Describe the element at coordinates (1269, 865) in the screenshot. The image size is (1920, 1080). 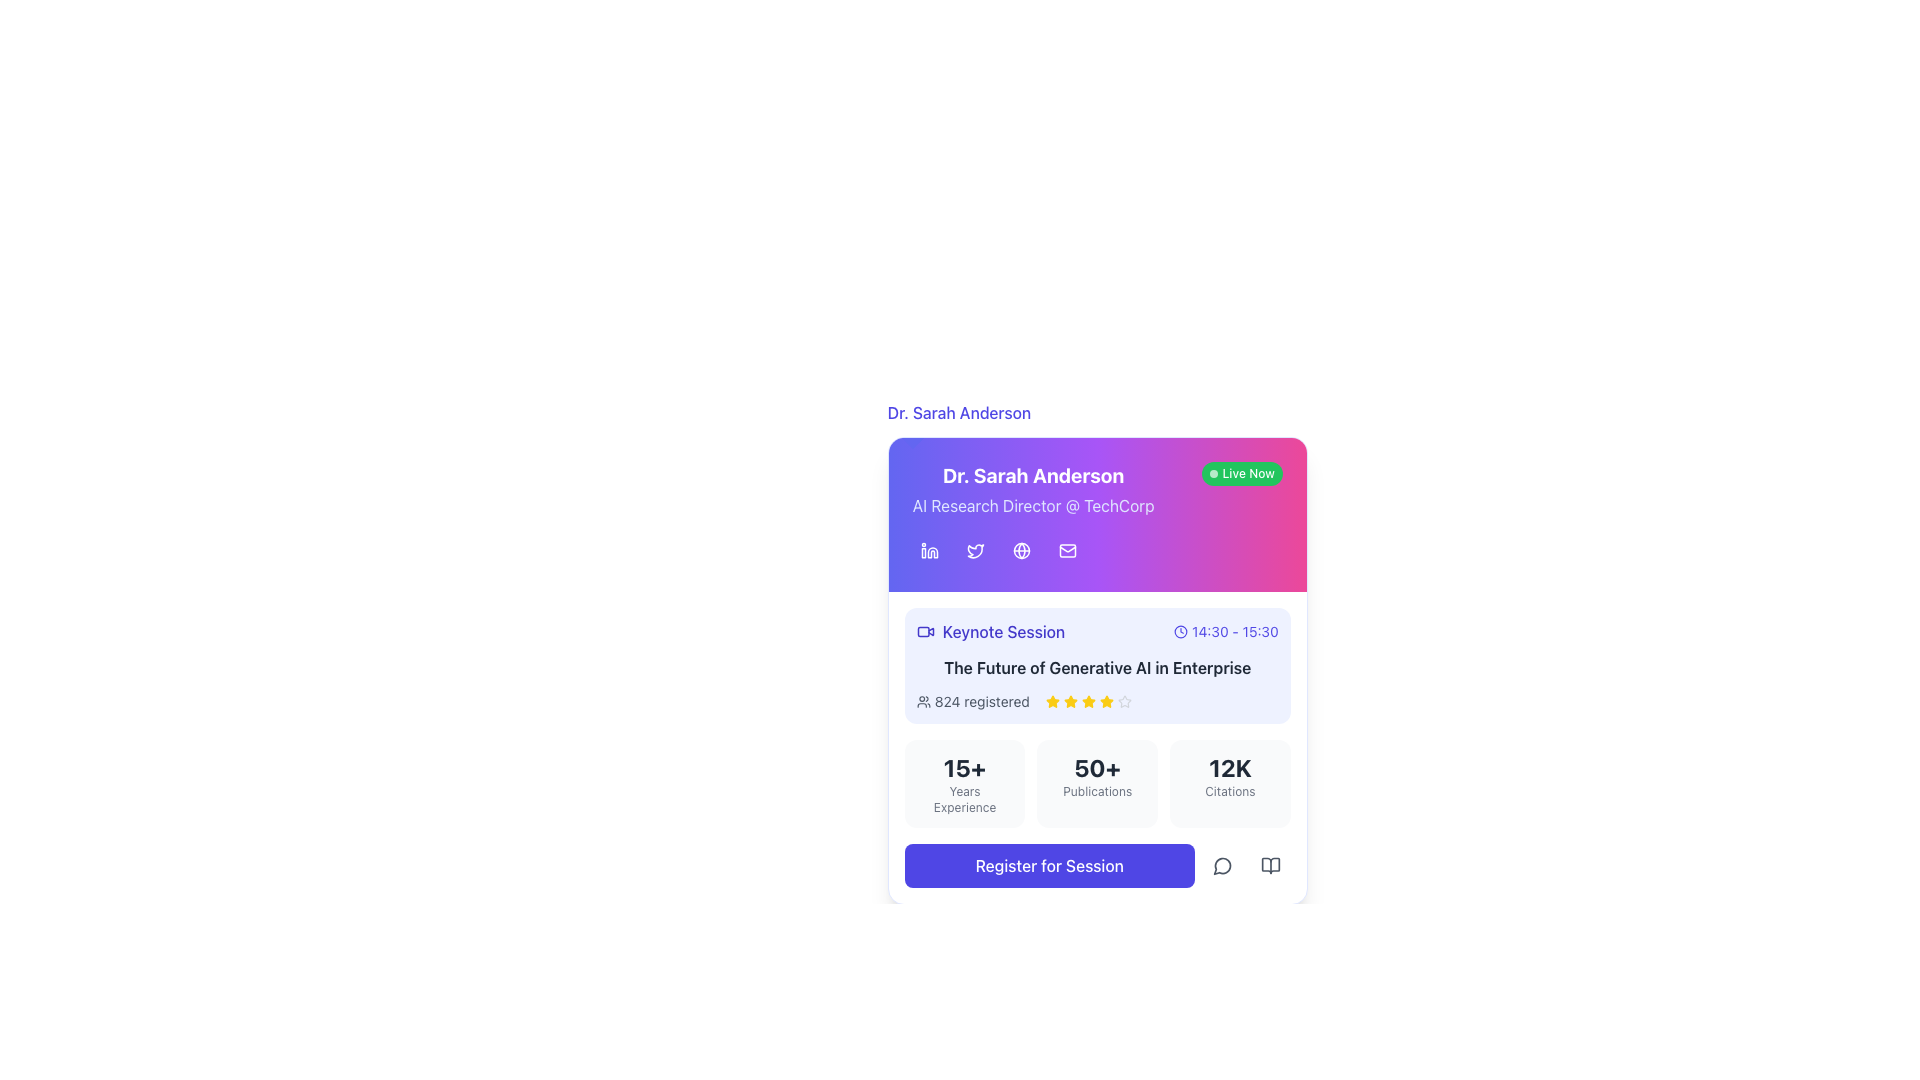
I see `the icon button located at the bottom-right corner of the 'Register for Session' section` at that location.